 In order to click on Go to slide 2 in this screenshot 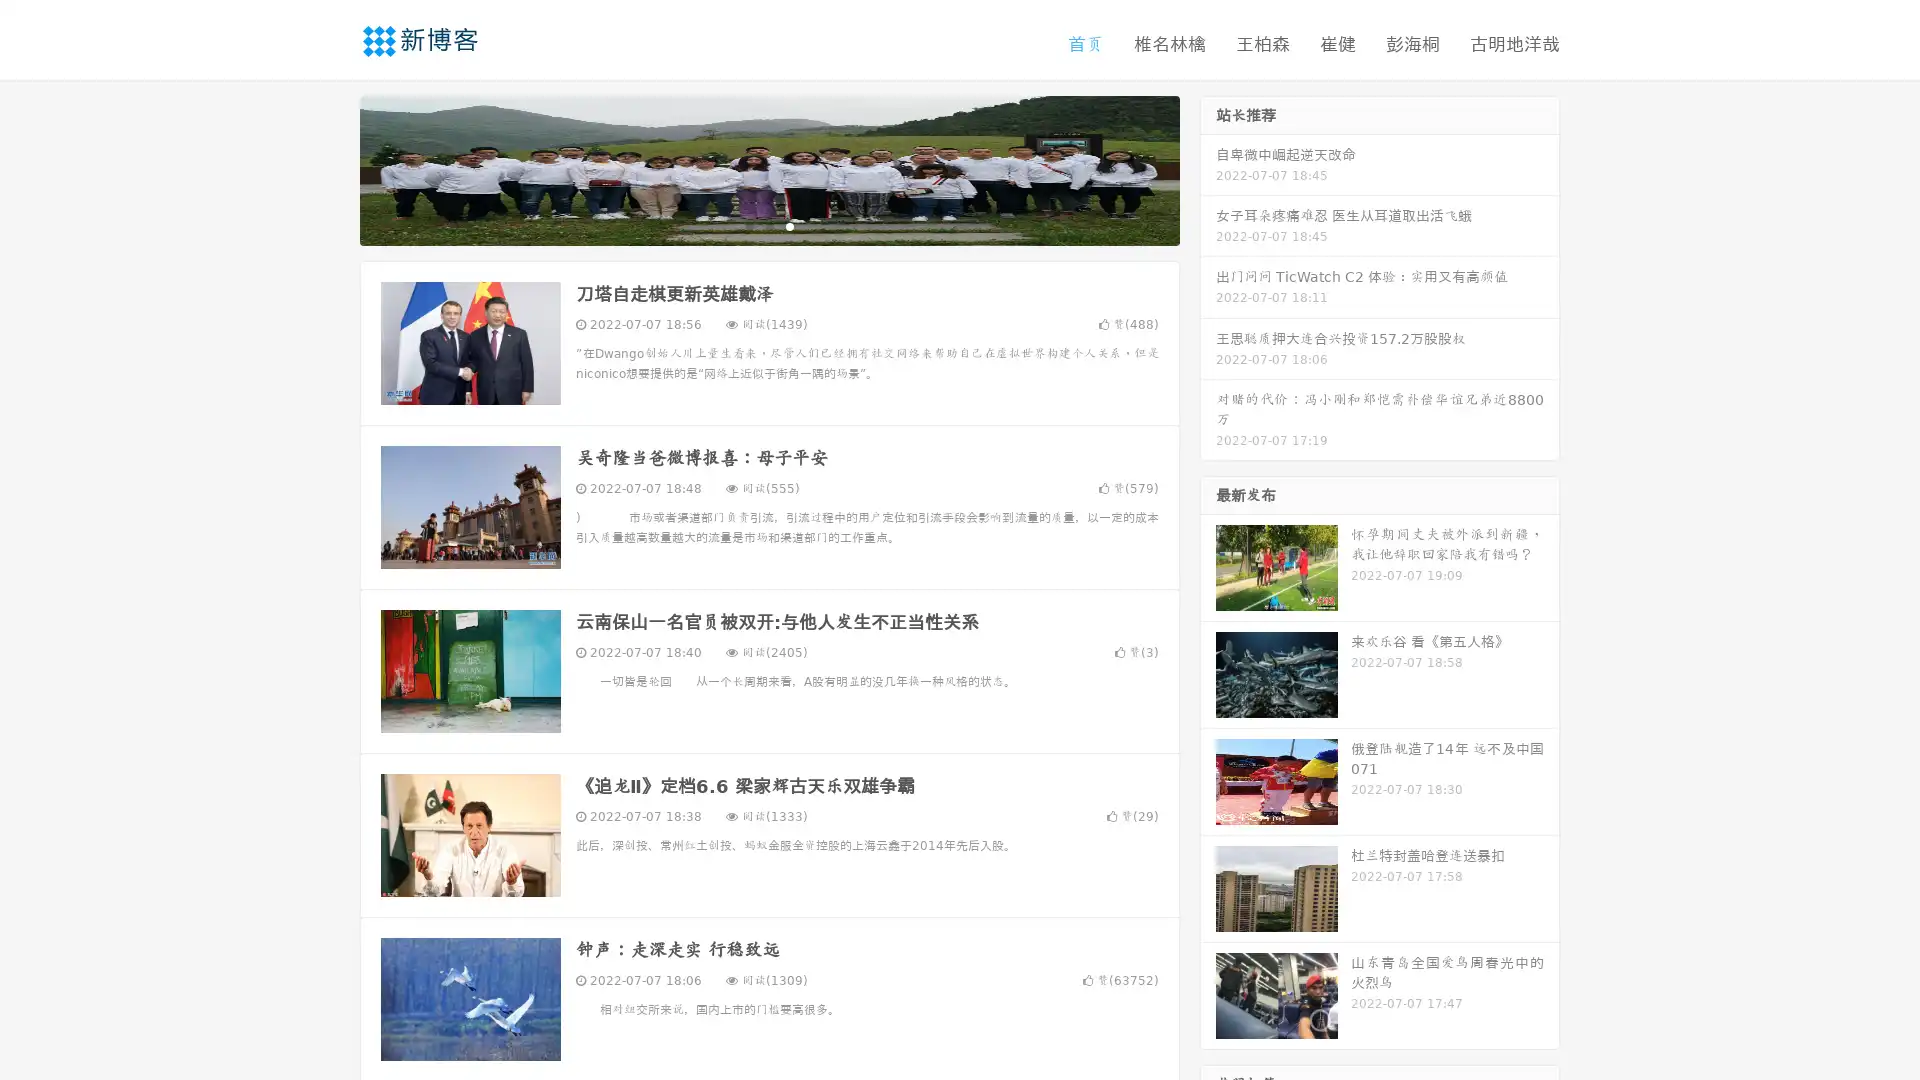, I will do `click(768, 225)`.